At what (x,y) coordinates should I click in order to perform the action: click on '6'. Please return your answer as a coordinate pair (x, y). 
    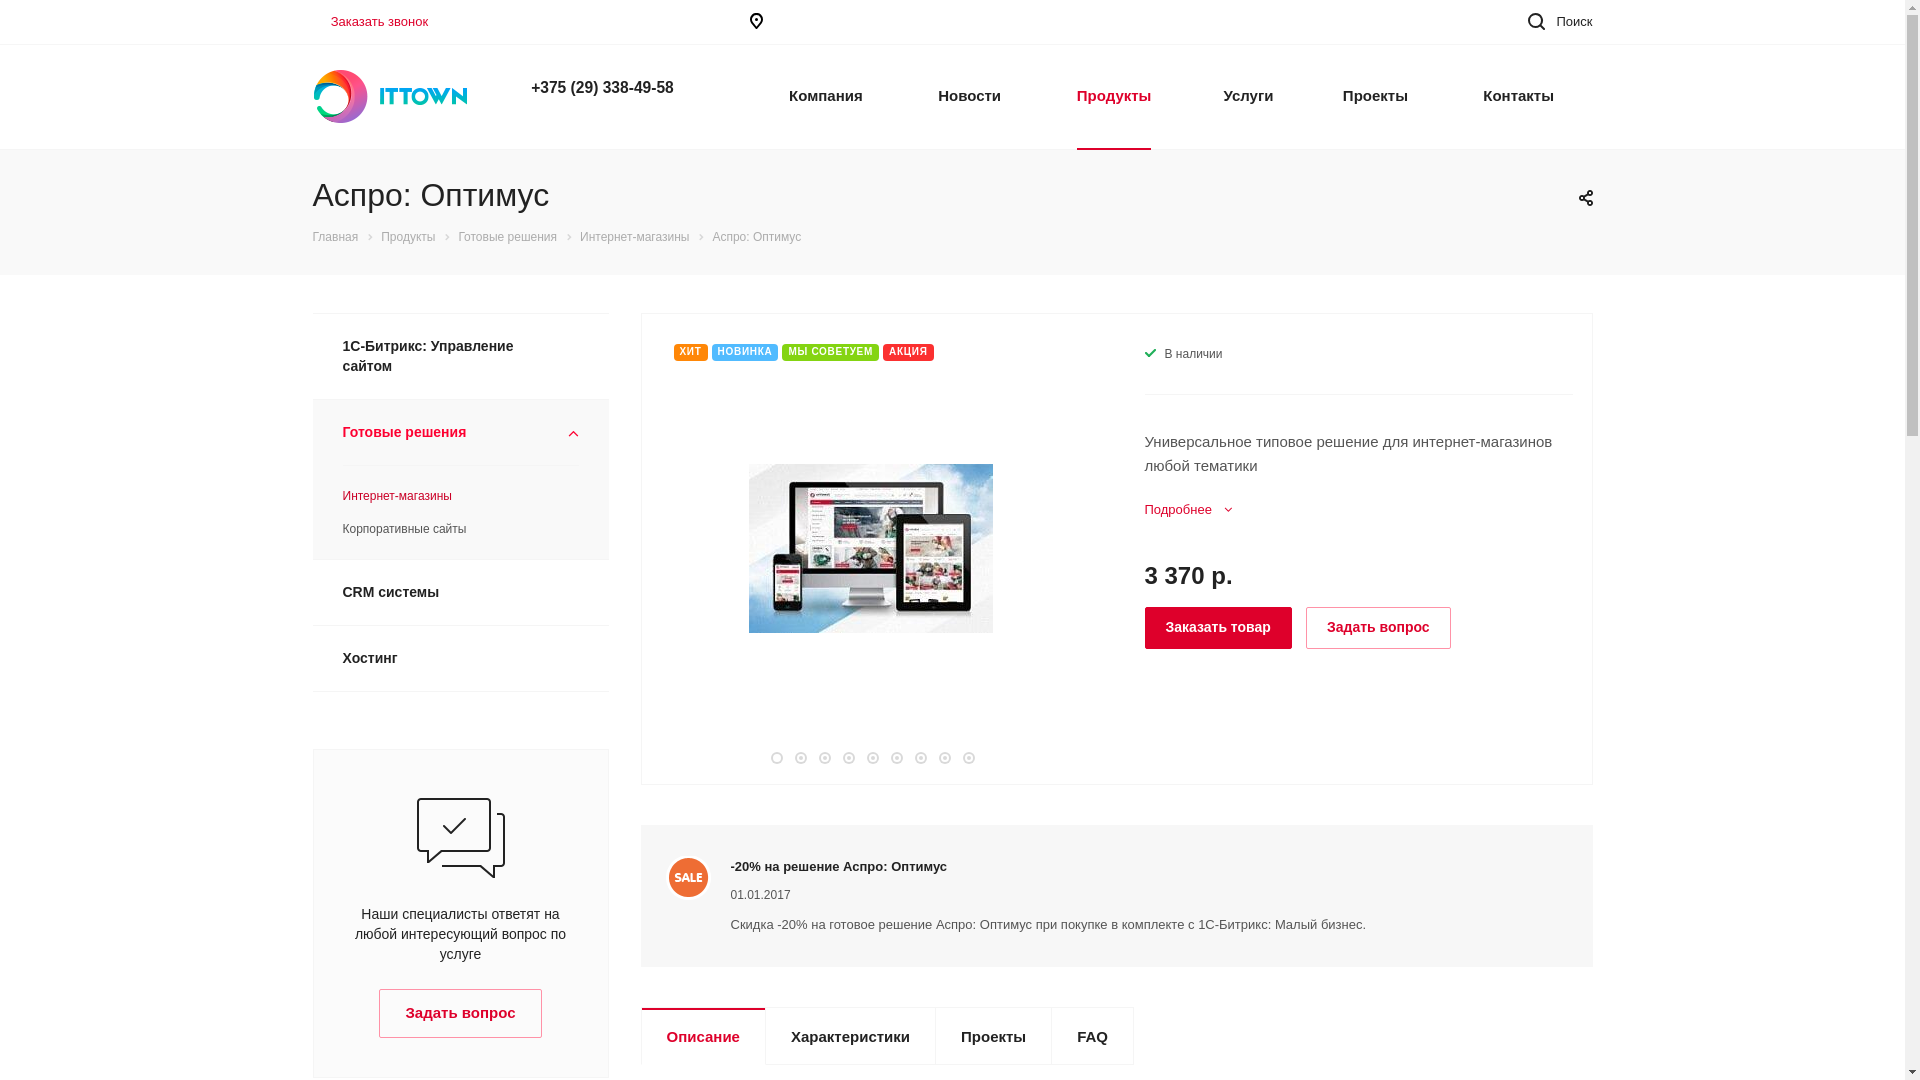
    Looking at the image, I should click on (895, 758).